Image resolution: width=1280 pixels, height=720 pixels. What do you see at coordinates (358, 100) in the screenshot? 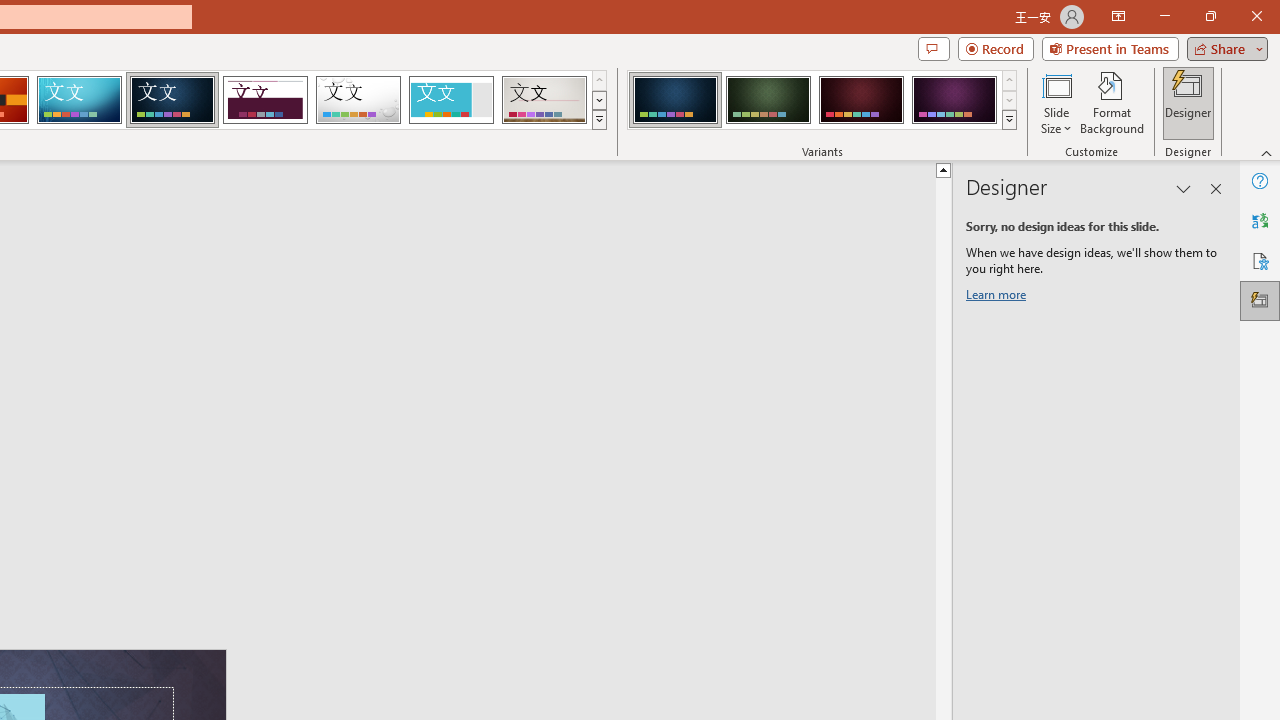
I see `'Droplet'` at bounding box center [358, 100].